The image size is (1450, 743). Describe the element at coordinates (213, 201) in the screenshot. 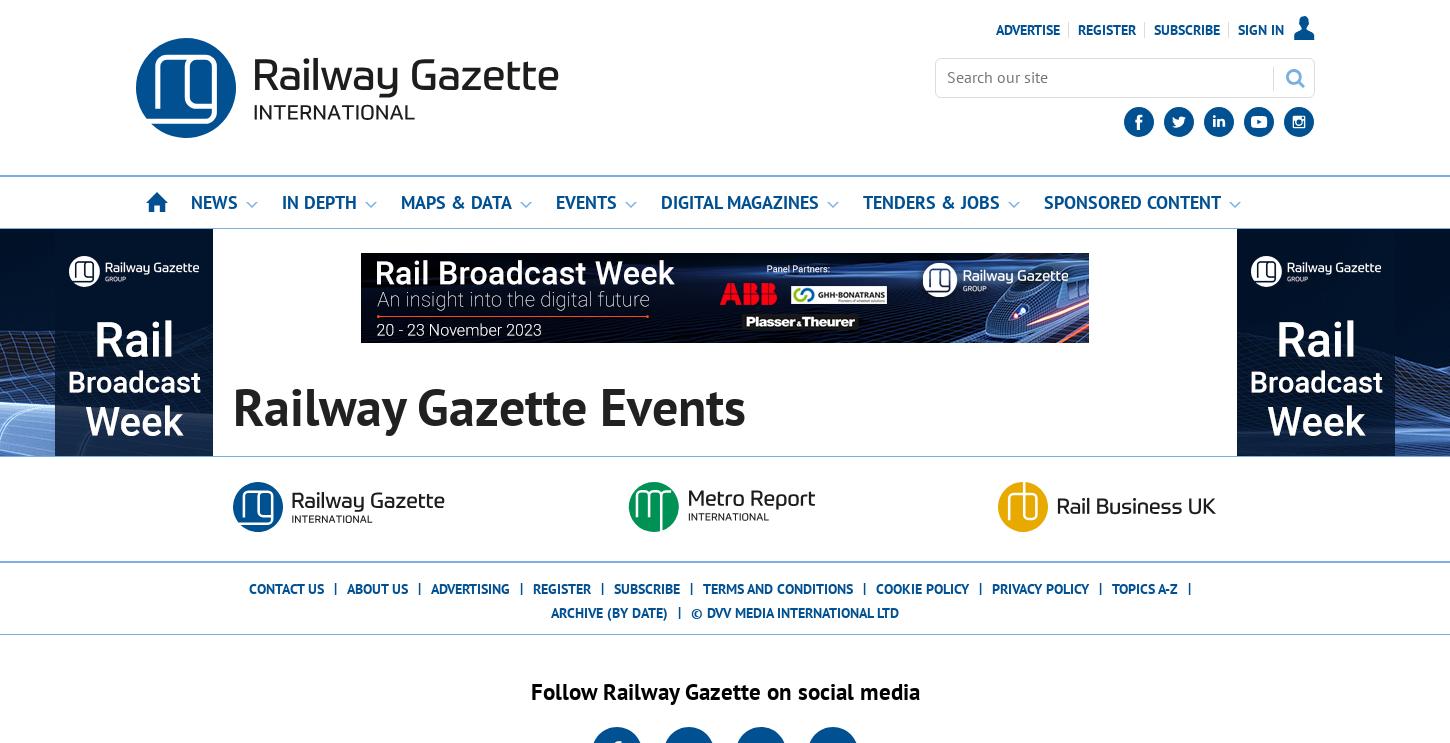

I see `'News'` at that location.